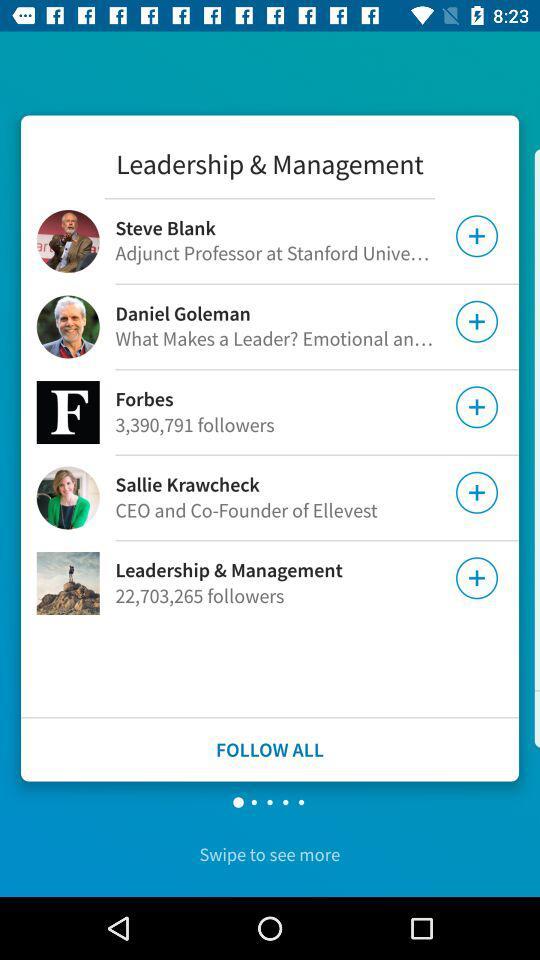 The width and height of the screenshot is (540, 960). I want to click on the follow all item, so click(270, 748).